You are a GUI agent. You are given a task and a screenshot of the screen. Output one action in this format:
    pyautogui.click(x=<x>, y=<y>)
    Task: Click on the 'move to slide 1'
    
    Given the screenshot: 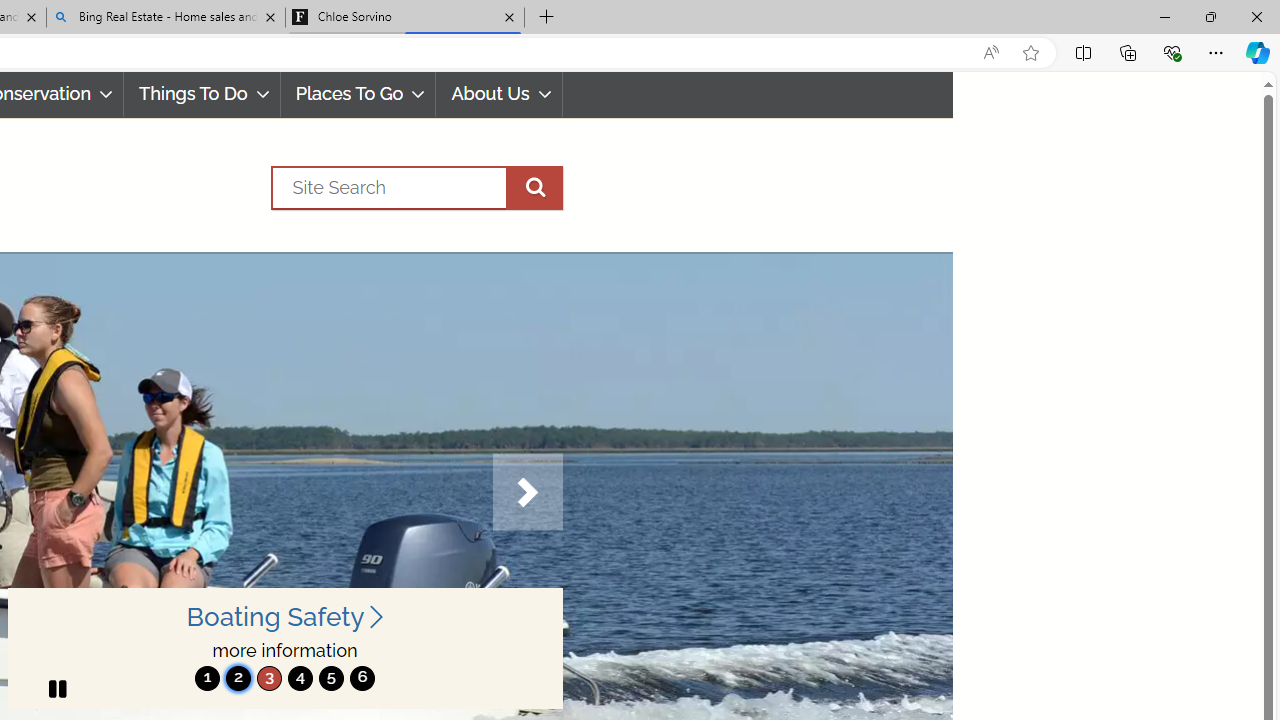 What is the action you would take?
    pyautogui.click(x=207, y=677)
    